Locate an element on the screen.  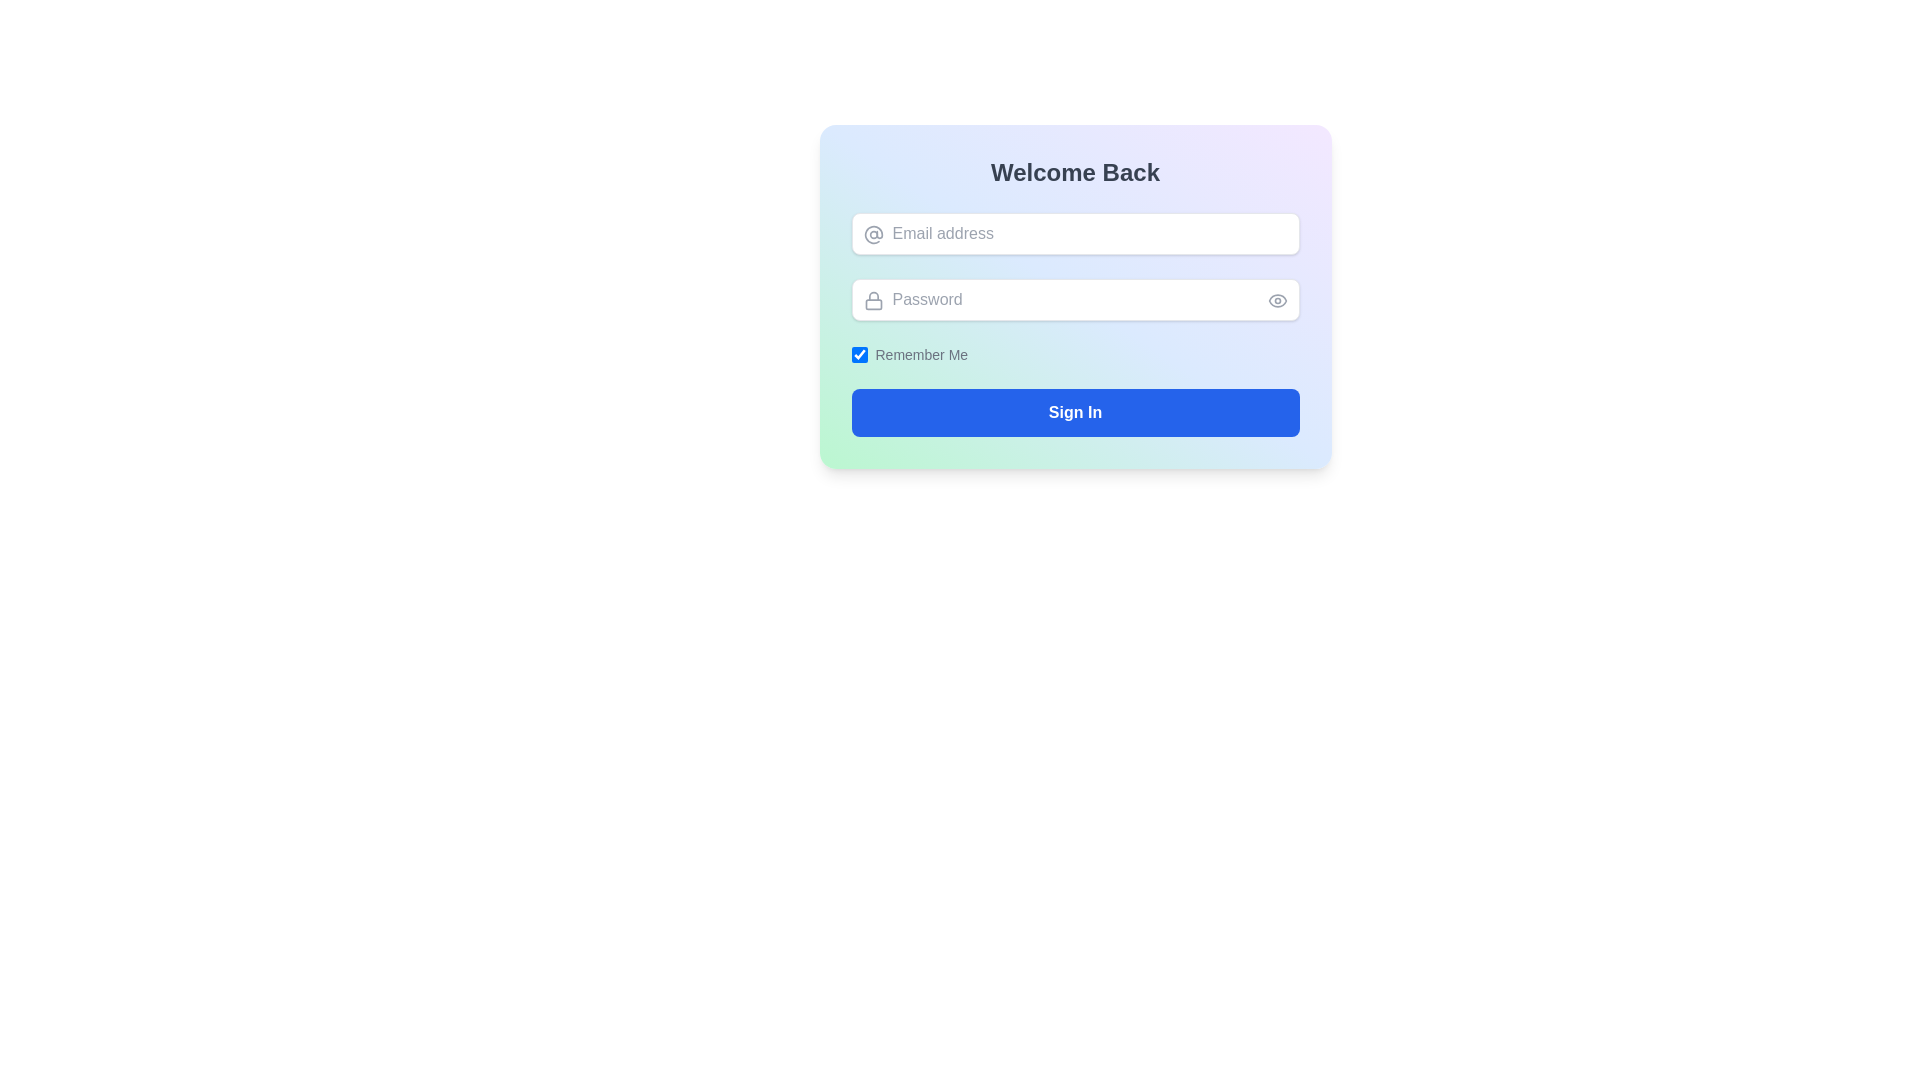
the small circular eye icon with a gray outline located at the rightmost end of the password input field is located at coordinates (1276, 300).